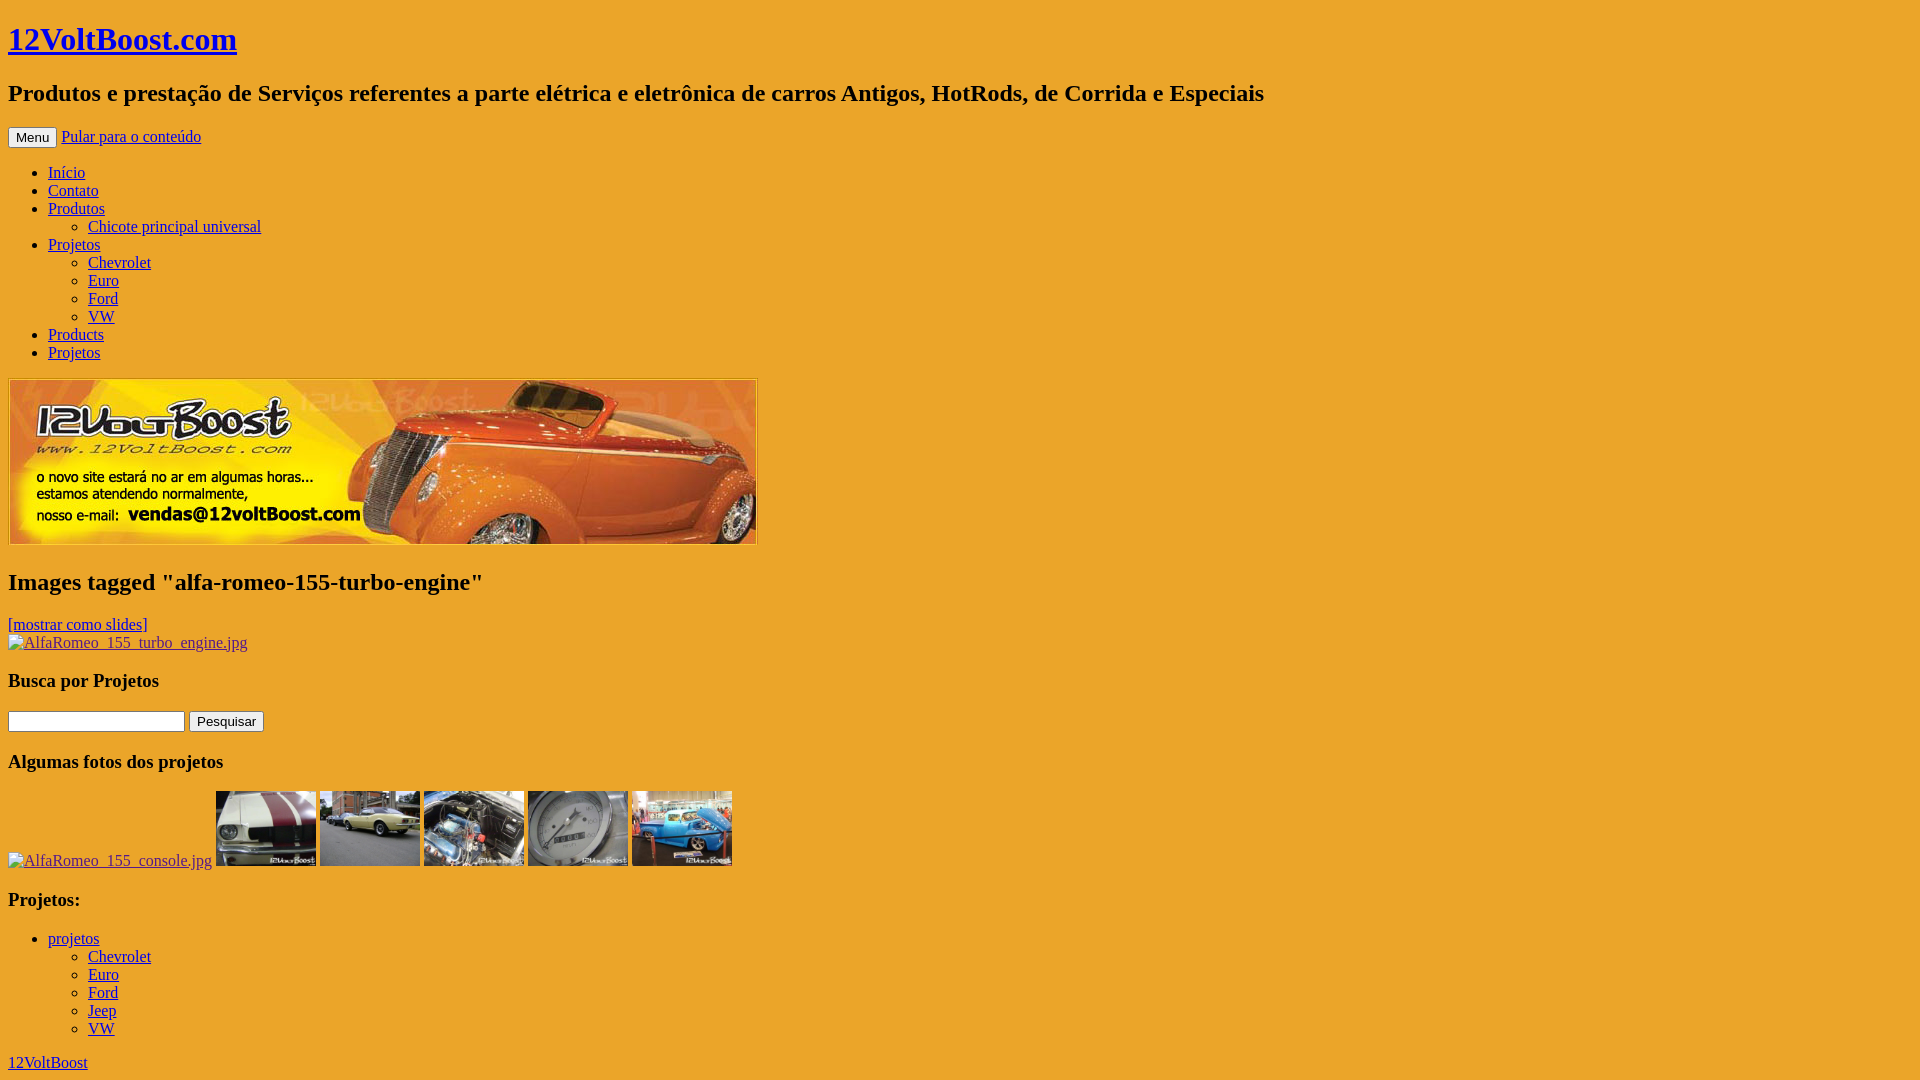 This screenshot has width=1920, height=1080. What do you see at coordinates (48, 938) in the screenshot?
I see `'projetos'` at bounding box center [48, 938].